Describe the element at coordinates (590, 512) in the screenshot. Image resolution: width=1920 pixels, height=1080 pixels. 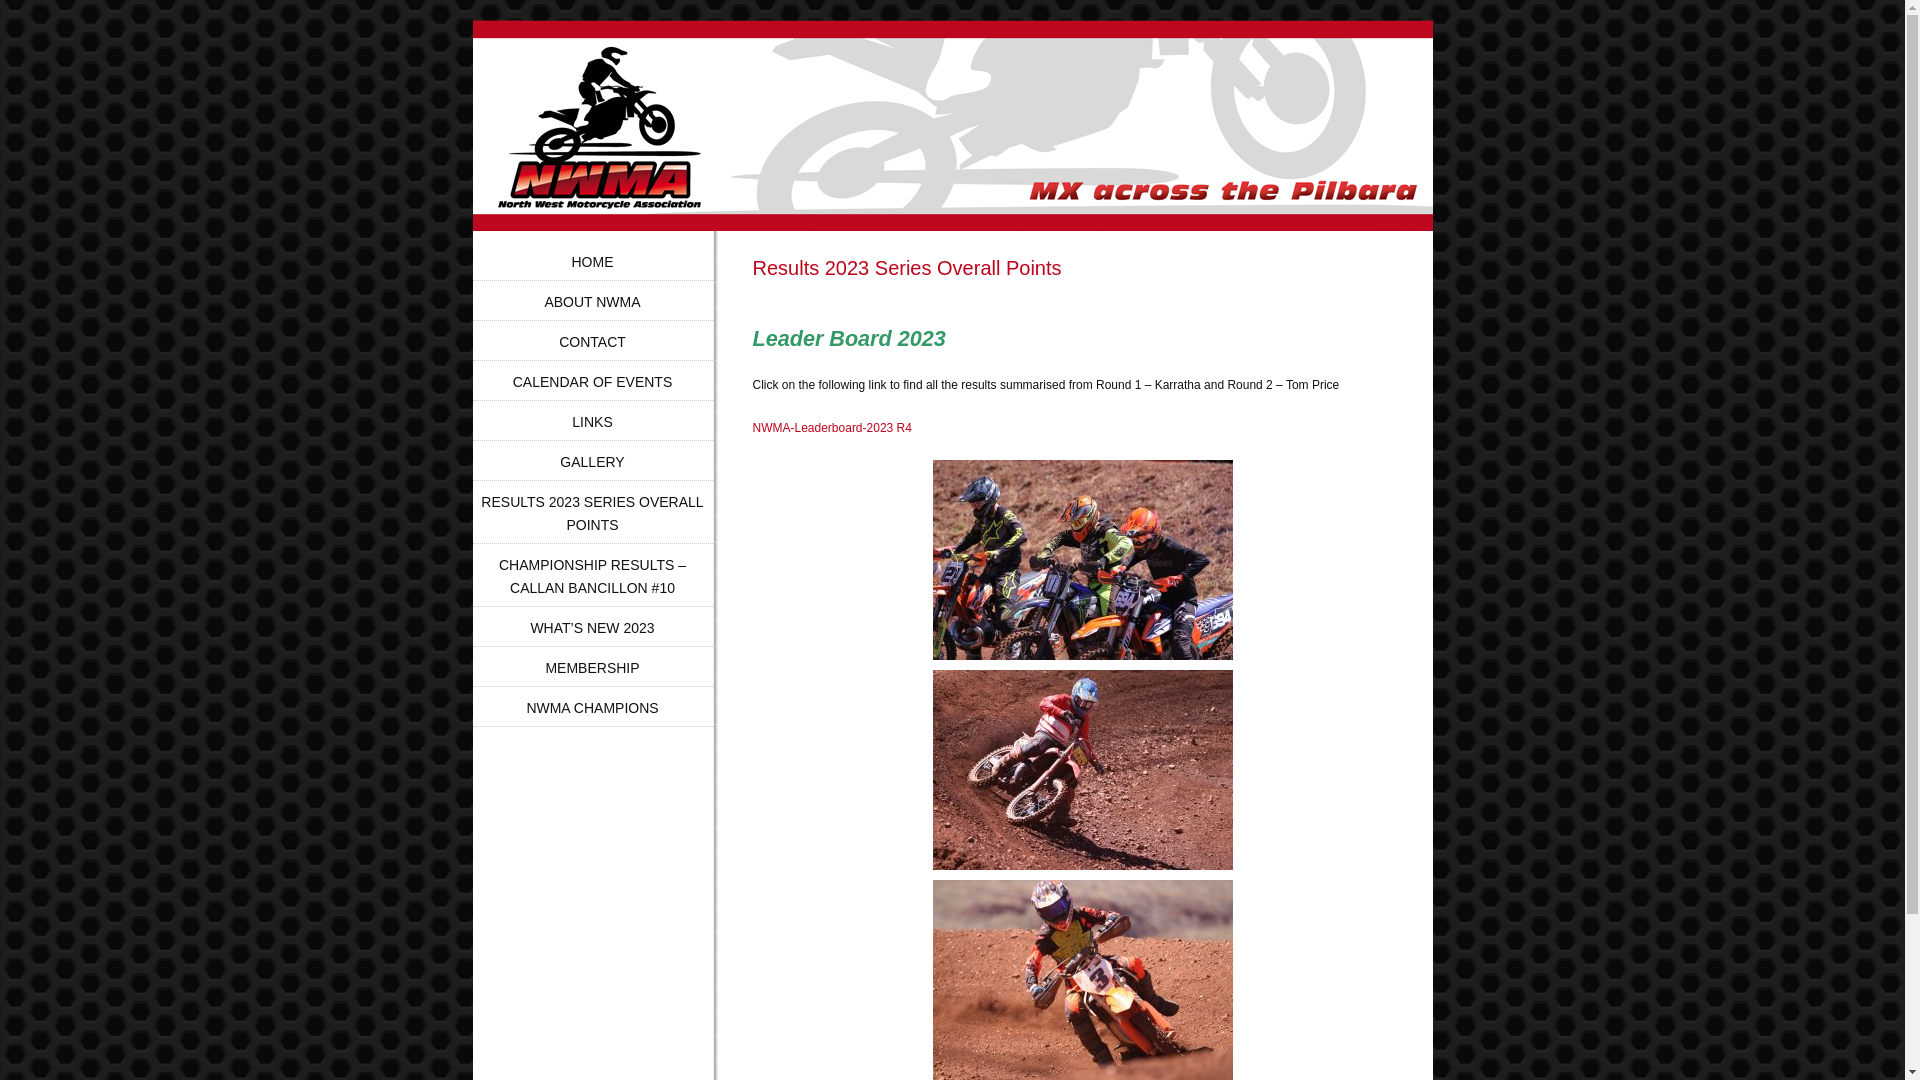
I see `'RESULTS 2023 SERIES OVERALL POINTS'` at that location.